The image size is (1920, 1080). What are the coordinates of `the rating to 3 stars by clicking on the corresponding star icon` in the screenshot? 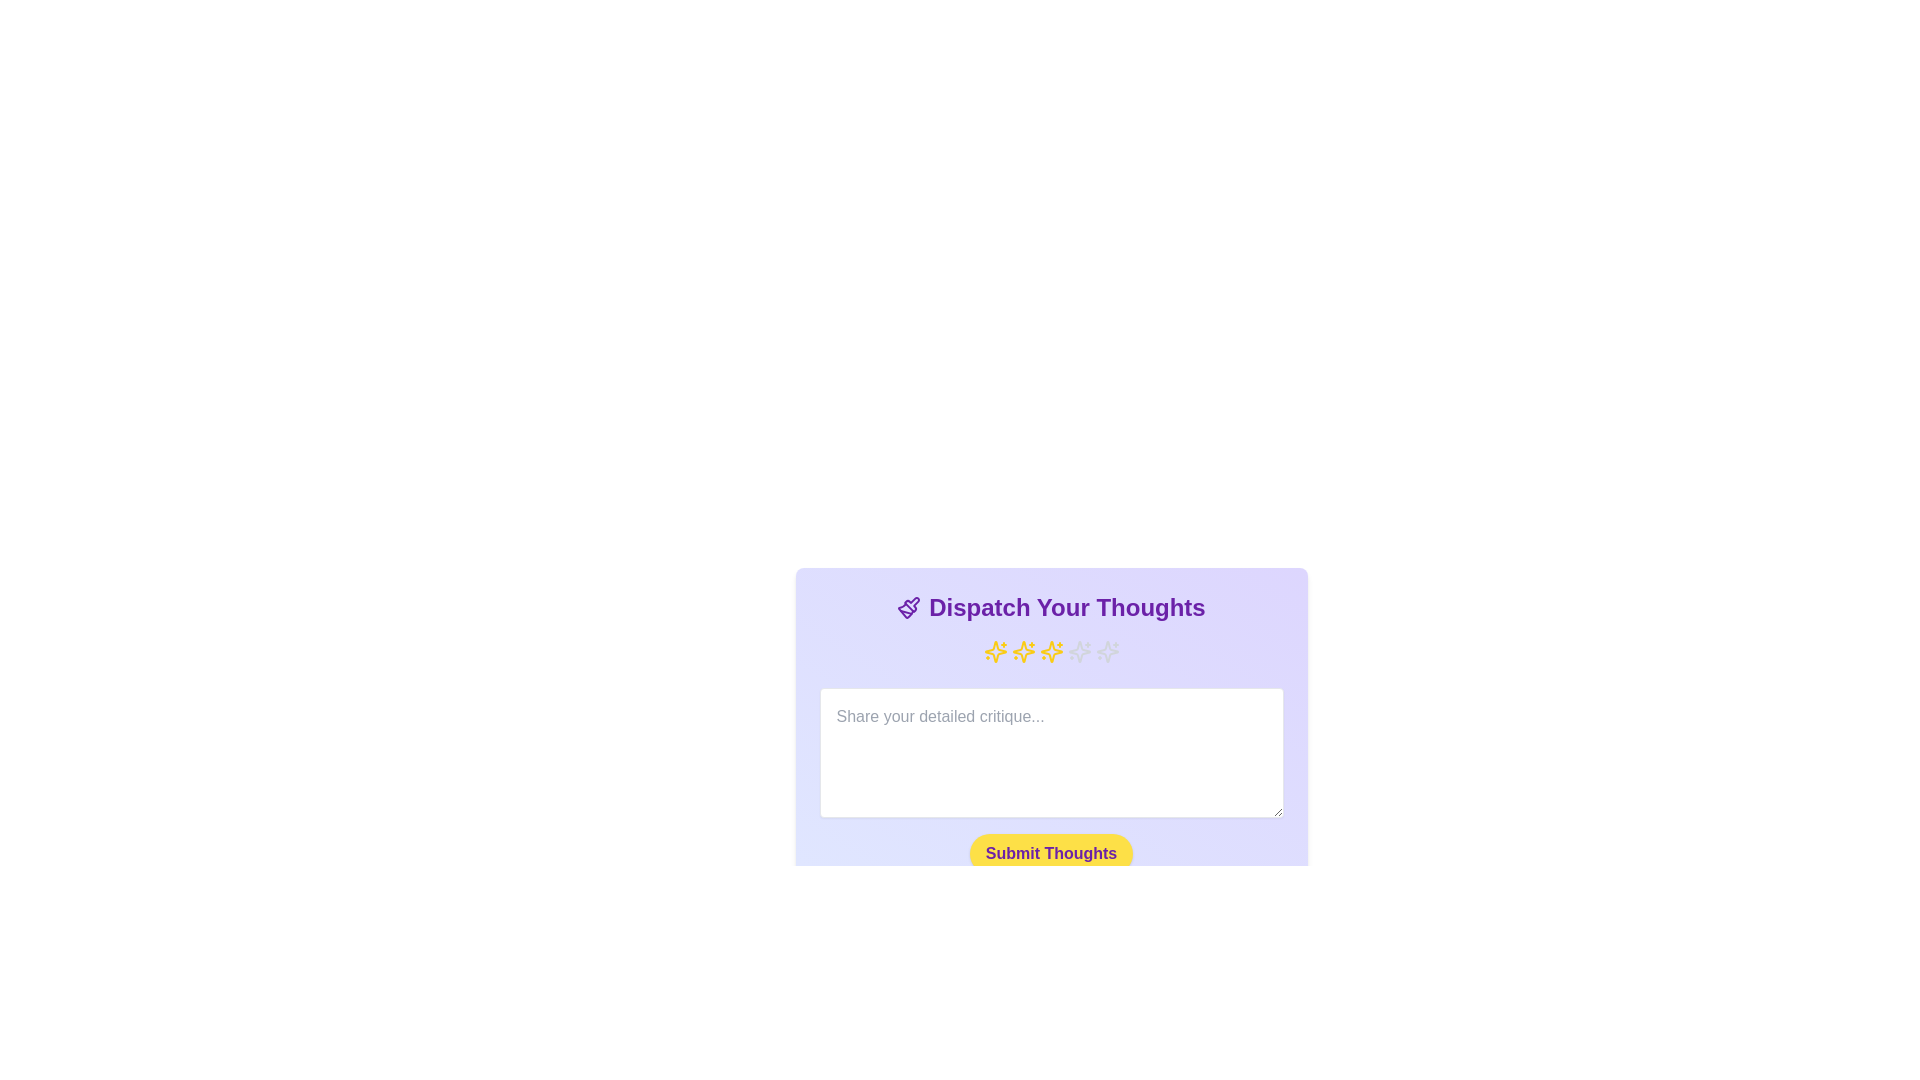 It's located at (1050, 651).